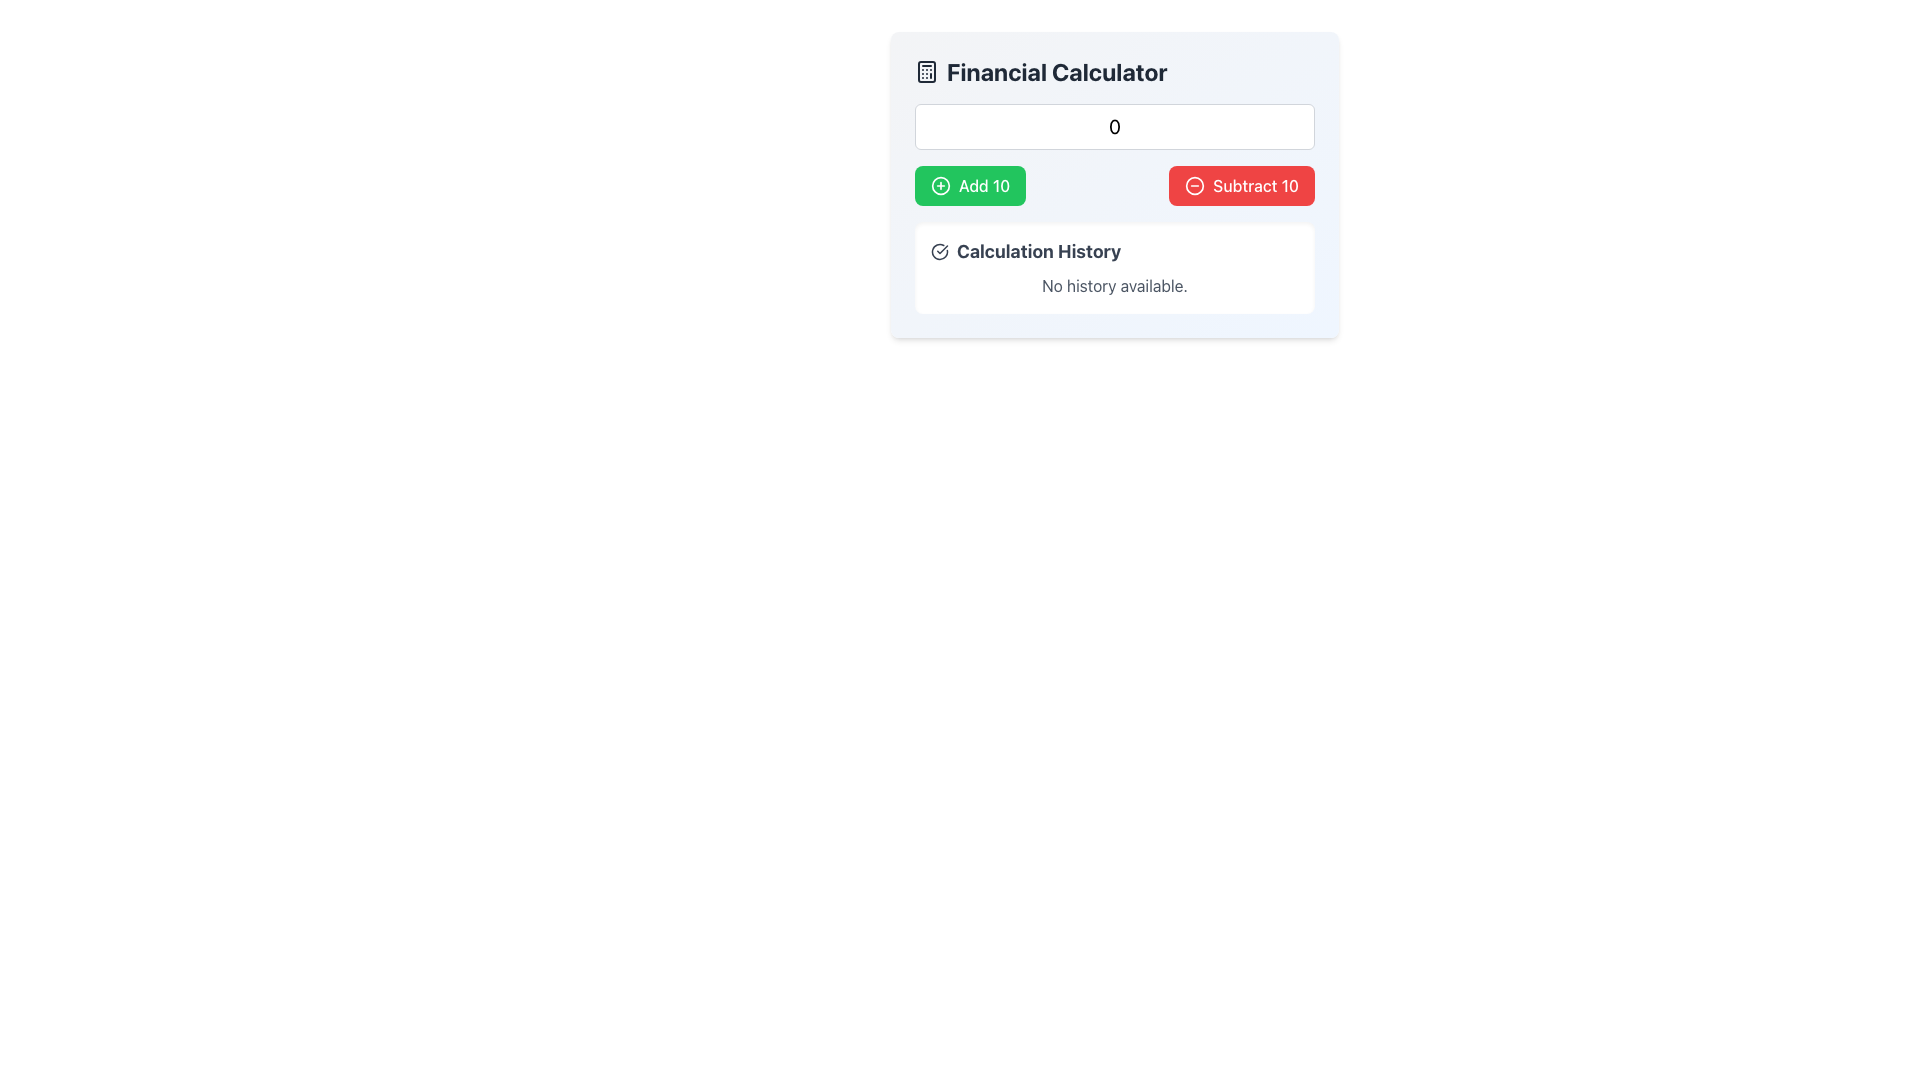  What do you see at coordinates (970, 185) in the screenshot?
I see `the green button labeled 'Add 10'` at bounding box center [970, 185].